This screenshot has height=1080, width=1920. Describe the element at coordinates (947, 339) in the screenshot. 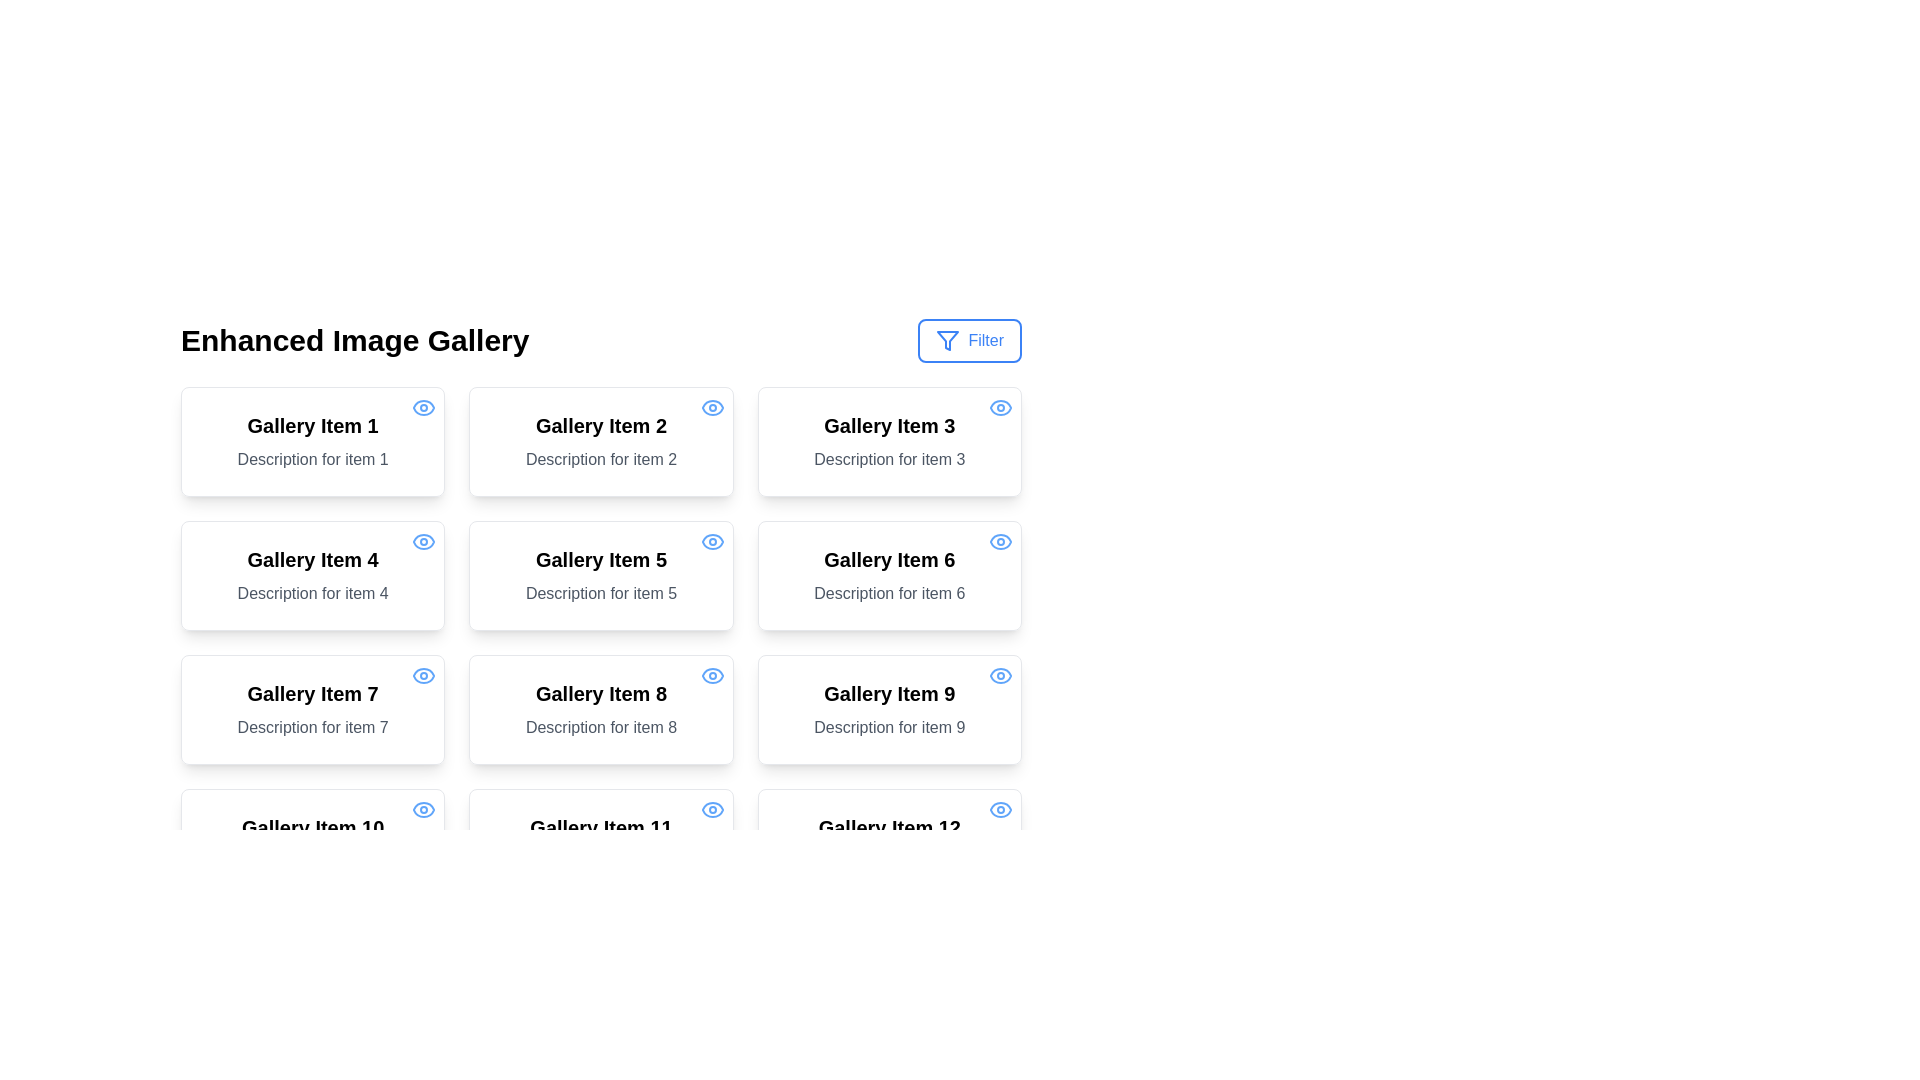

I see `the geometric icon shaped like an inverted triangle in the filter button to potentially reveal a tooltip` at that location.